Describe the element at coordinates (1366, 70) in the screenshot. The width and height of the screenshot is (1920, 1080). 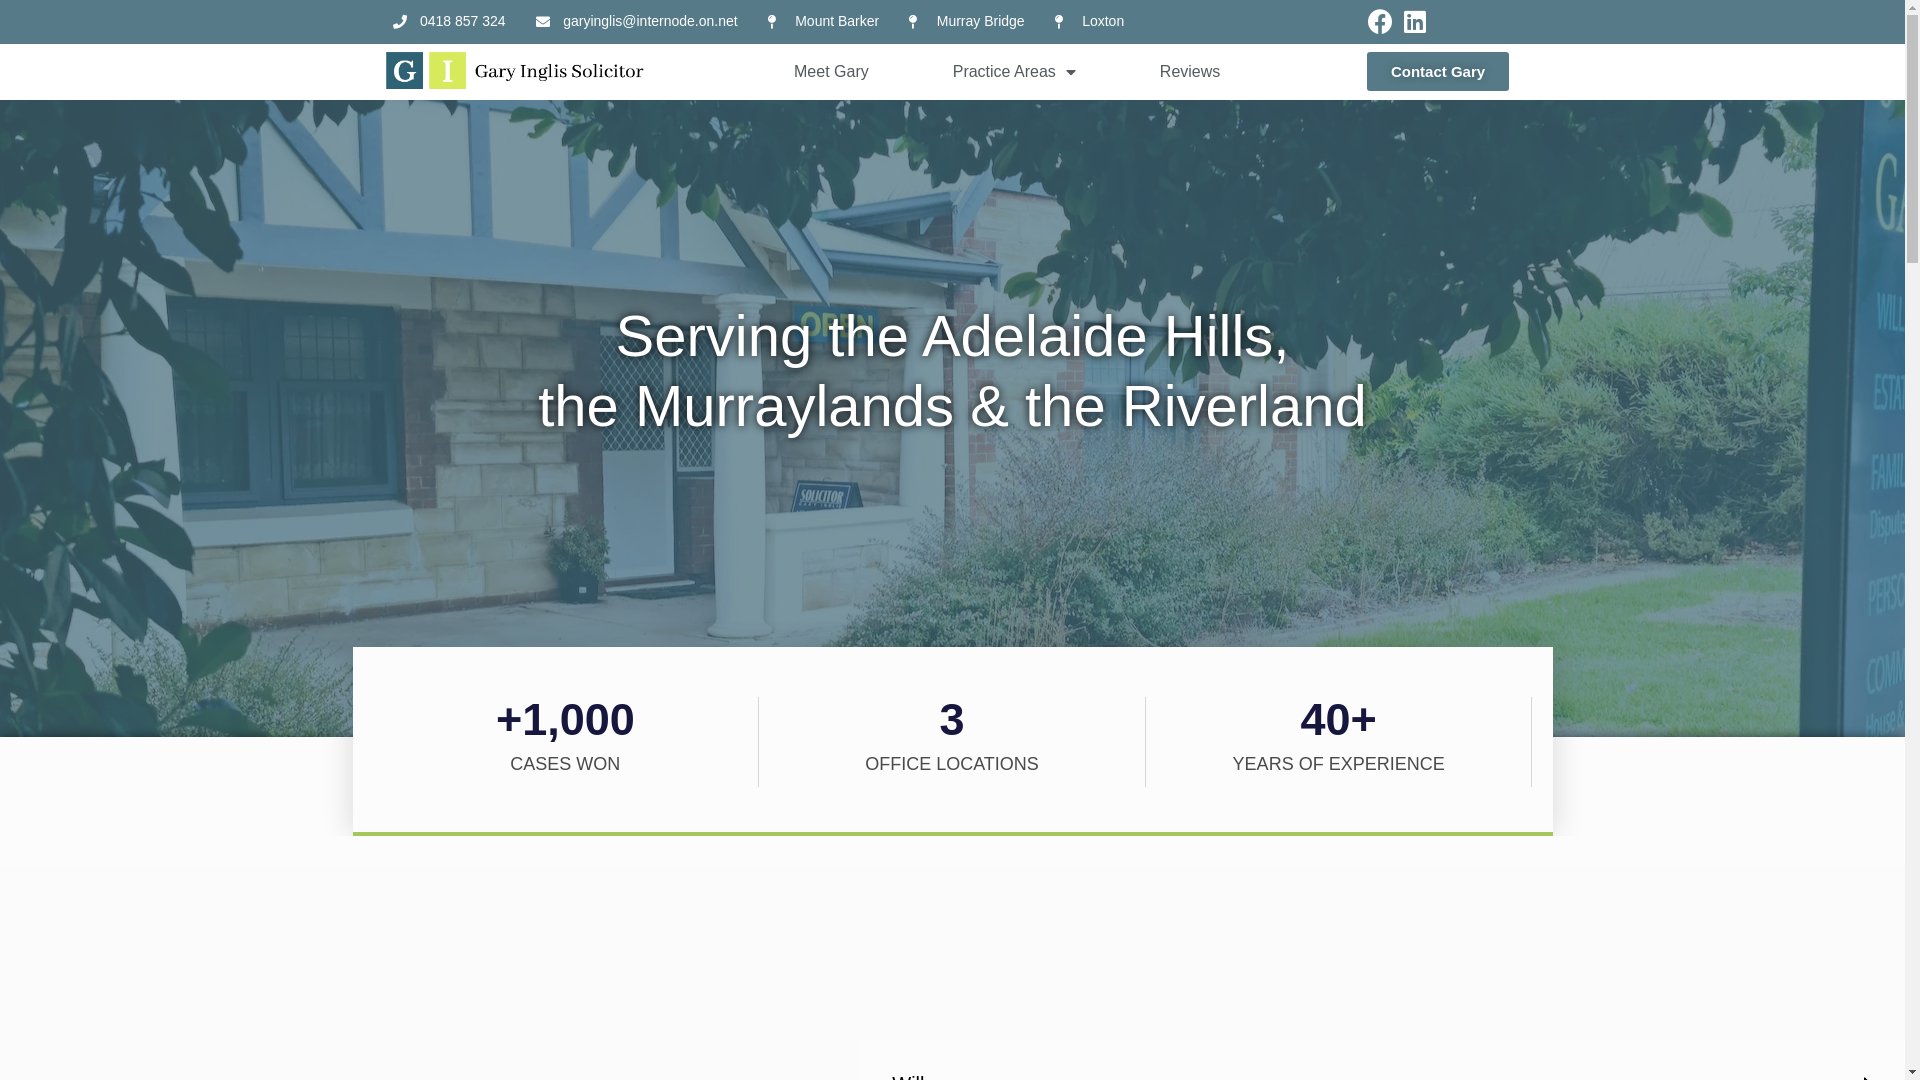
I see `'Contact Gary'` at that location.